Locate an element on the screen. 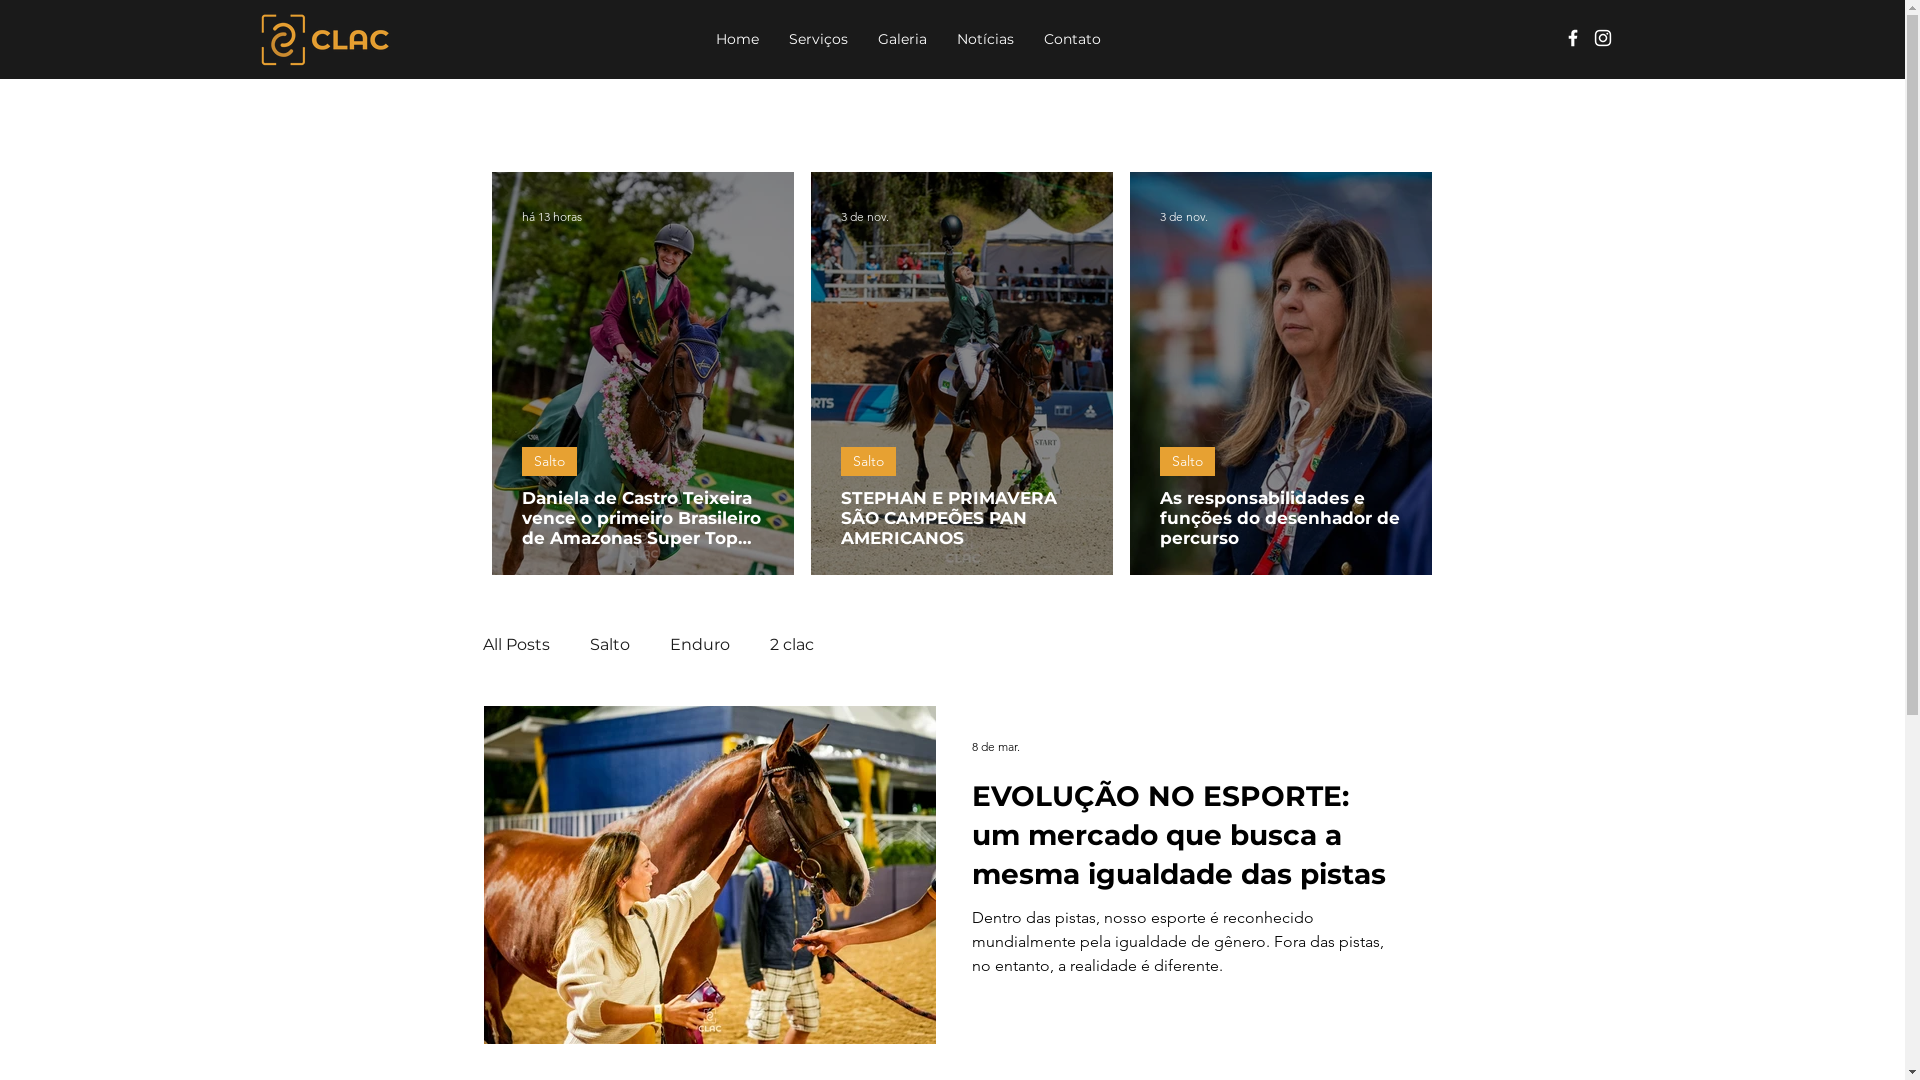 This screenshot has height=1080, width=1920. 'Salto' is located at coordinates (840, 461).